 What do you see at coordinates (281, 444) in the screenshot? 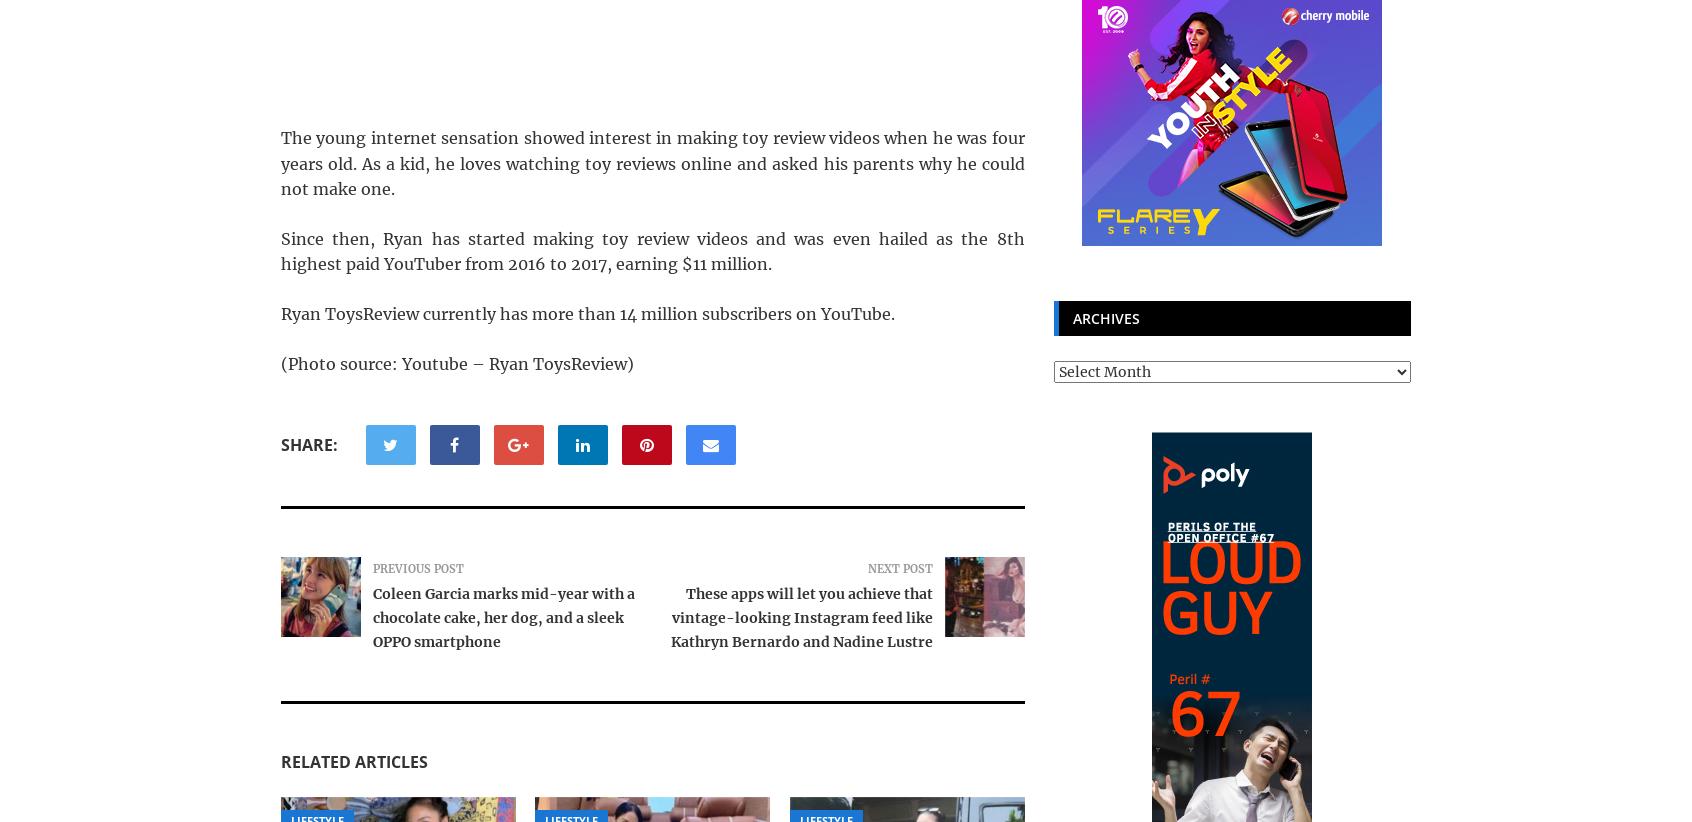
I see `'Share:'` at bounding box center [281, 444].